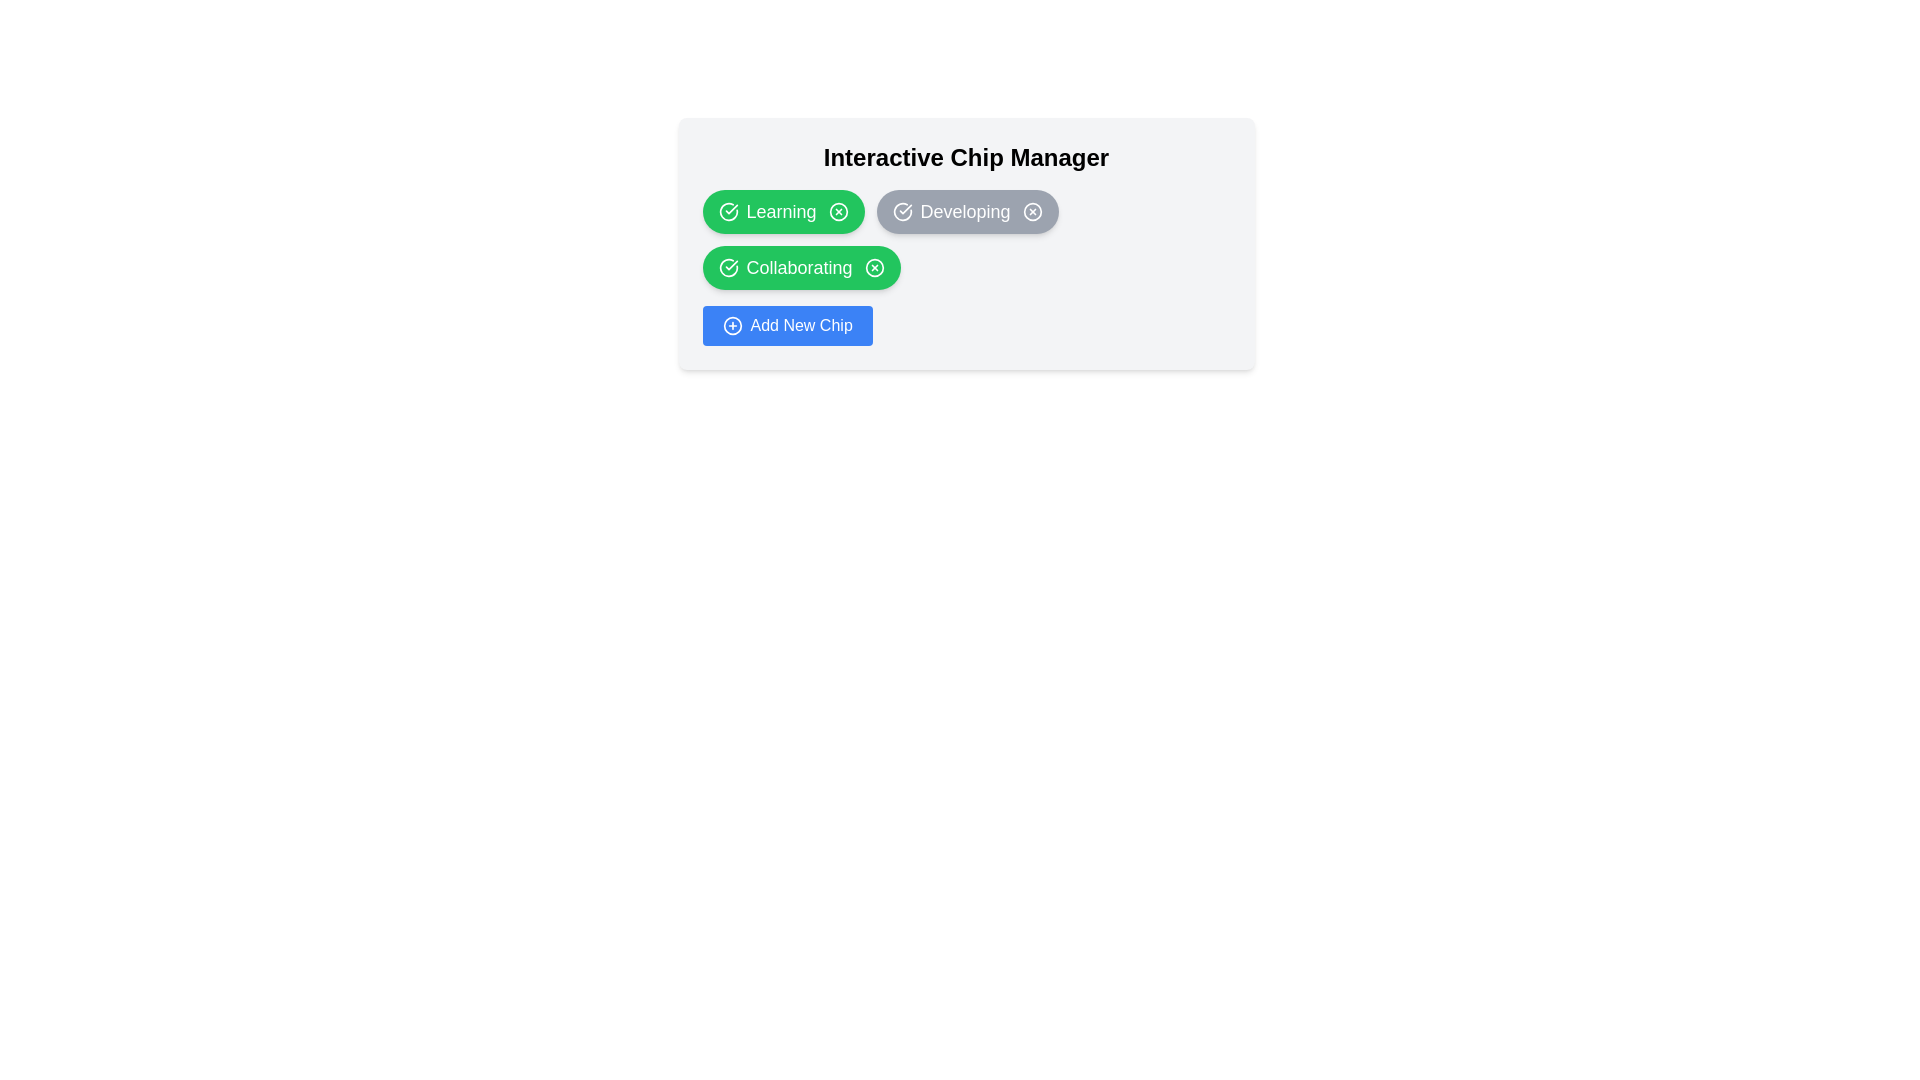  What do you see at coordinates (1032, 212) in the screenshot?
I see `the close/remove icon button, which is a small circular icon with a cross inside, located to the far right of the 'Developing' button in the second column of chips` at bounding box center [1032, 212].